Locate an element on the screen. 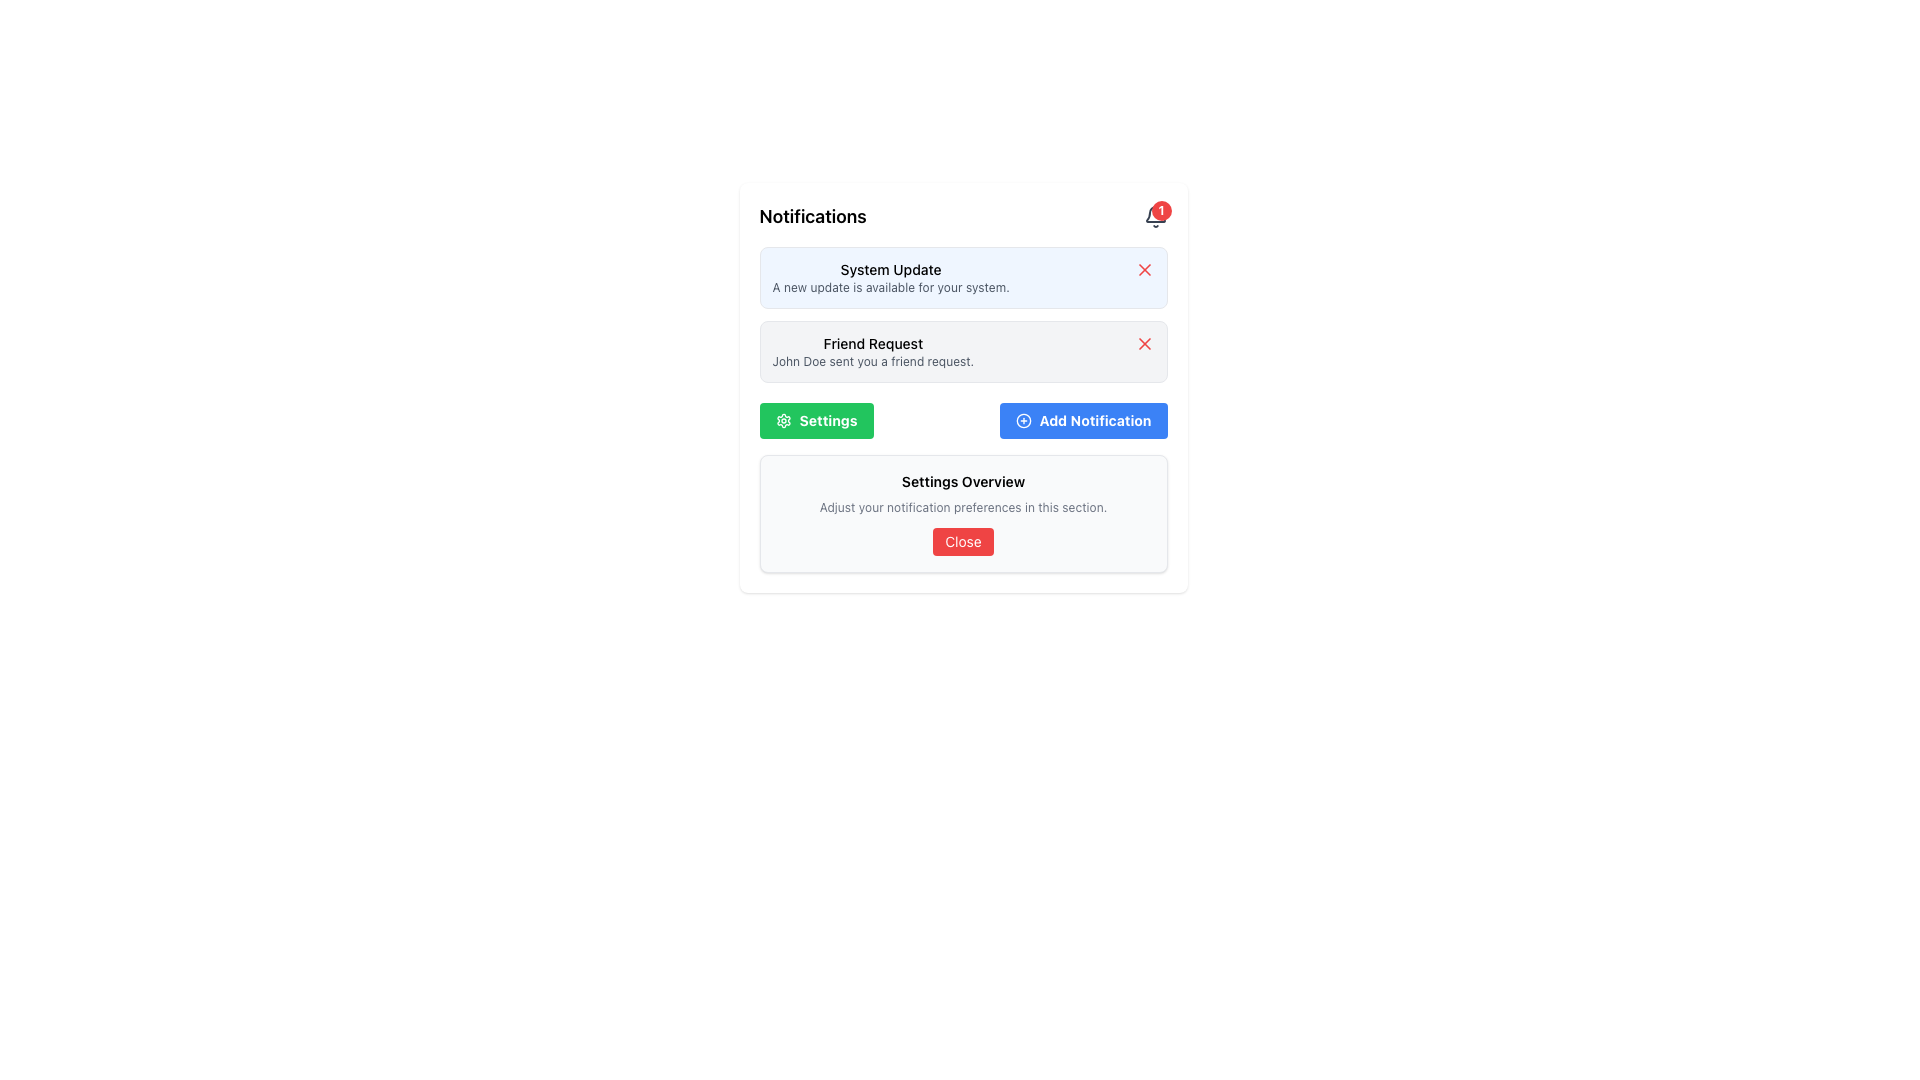 This screenshot has height=1080, width=1920. text from the Text Label located at the top-left corner of the notifications section, which serves as a header indicating the purpose of the associated section is located at coordinates (813, 216).